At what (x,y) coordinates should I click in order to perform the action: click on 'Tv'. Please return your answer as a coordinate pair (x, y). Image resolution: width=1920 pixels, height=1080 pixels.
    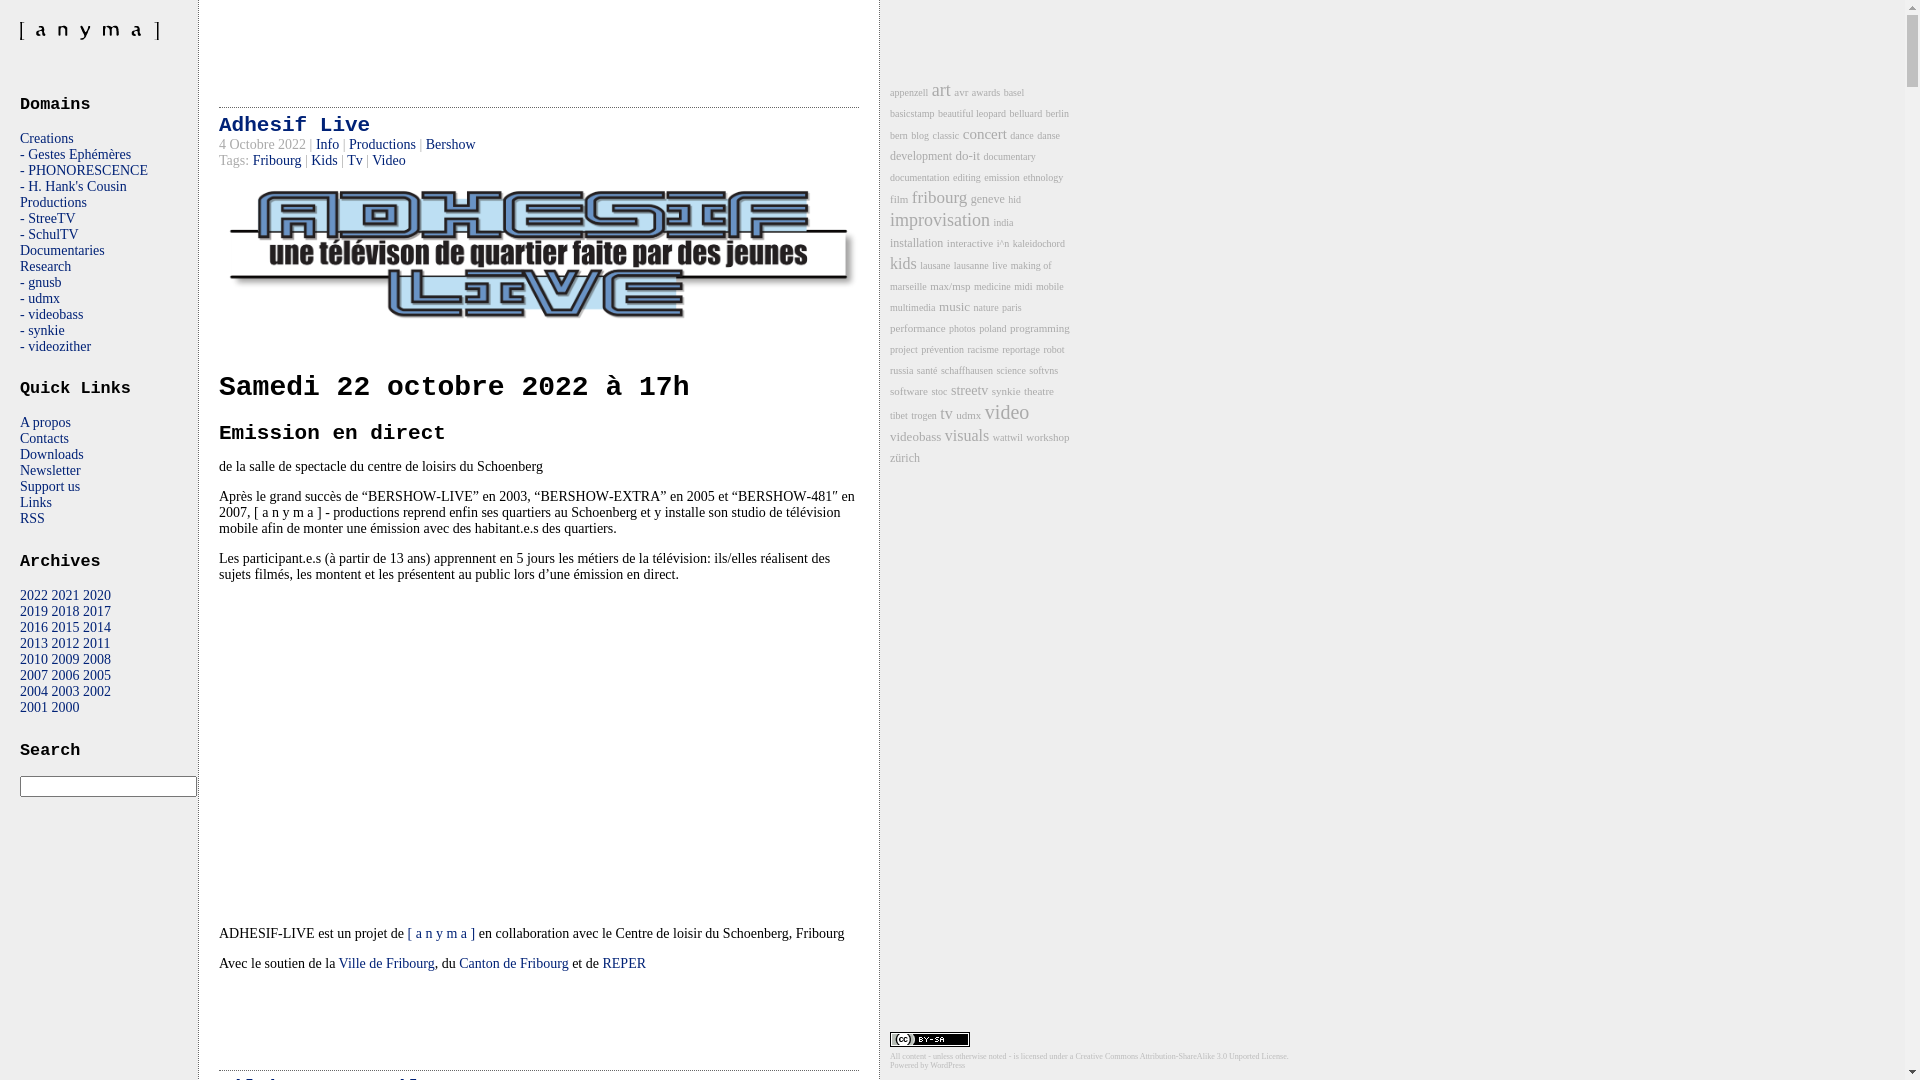
    Looking at the image, I should click on (355, 159).